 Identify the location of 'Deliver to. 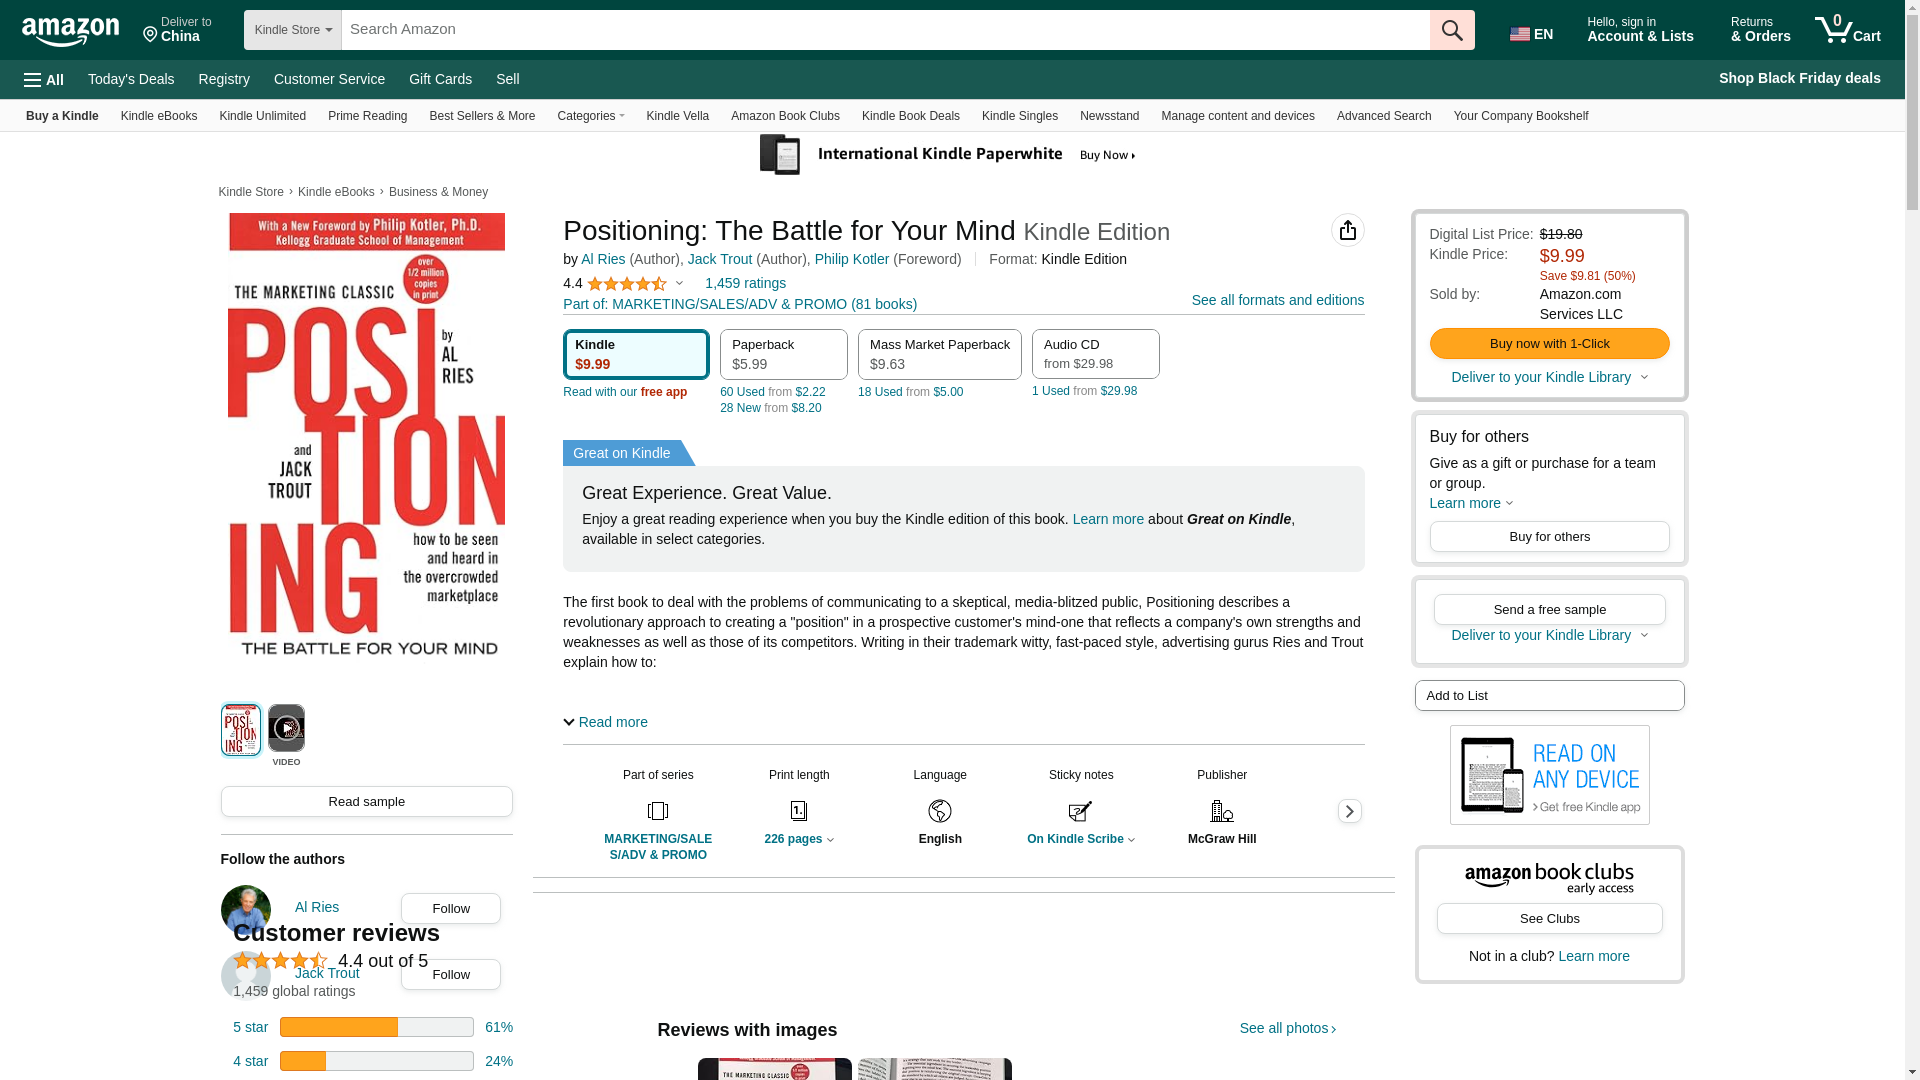
(177, 30).